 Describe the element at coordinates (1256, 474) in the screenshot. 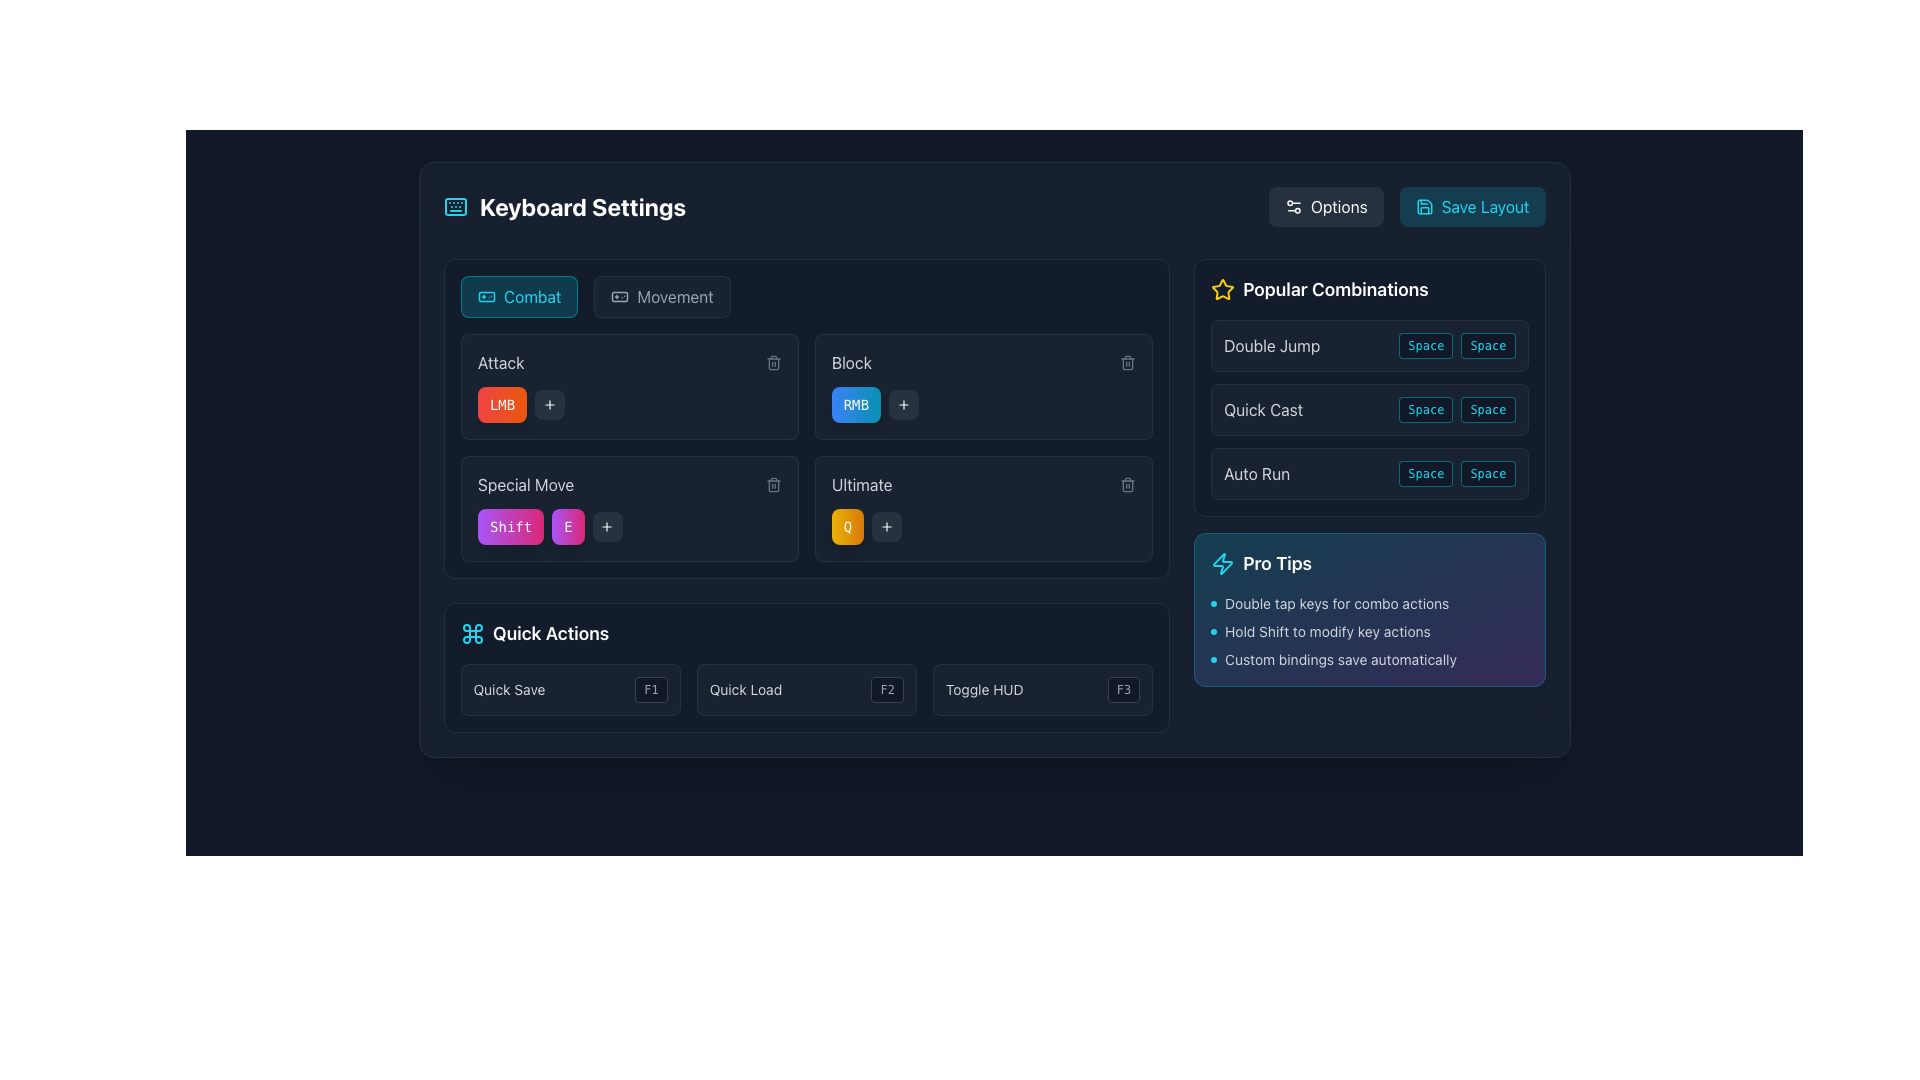

I see `the 'Auto Run' text label, which is displayed in light gray on a dark background, positioned above two buttons labeled 'Space'` at that location.